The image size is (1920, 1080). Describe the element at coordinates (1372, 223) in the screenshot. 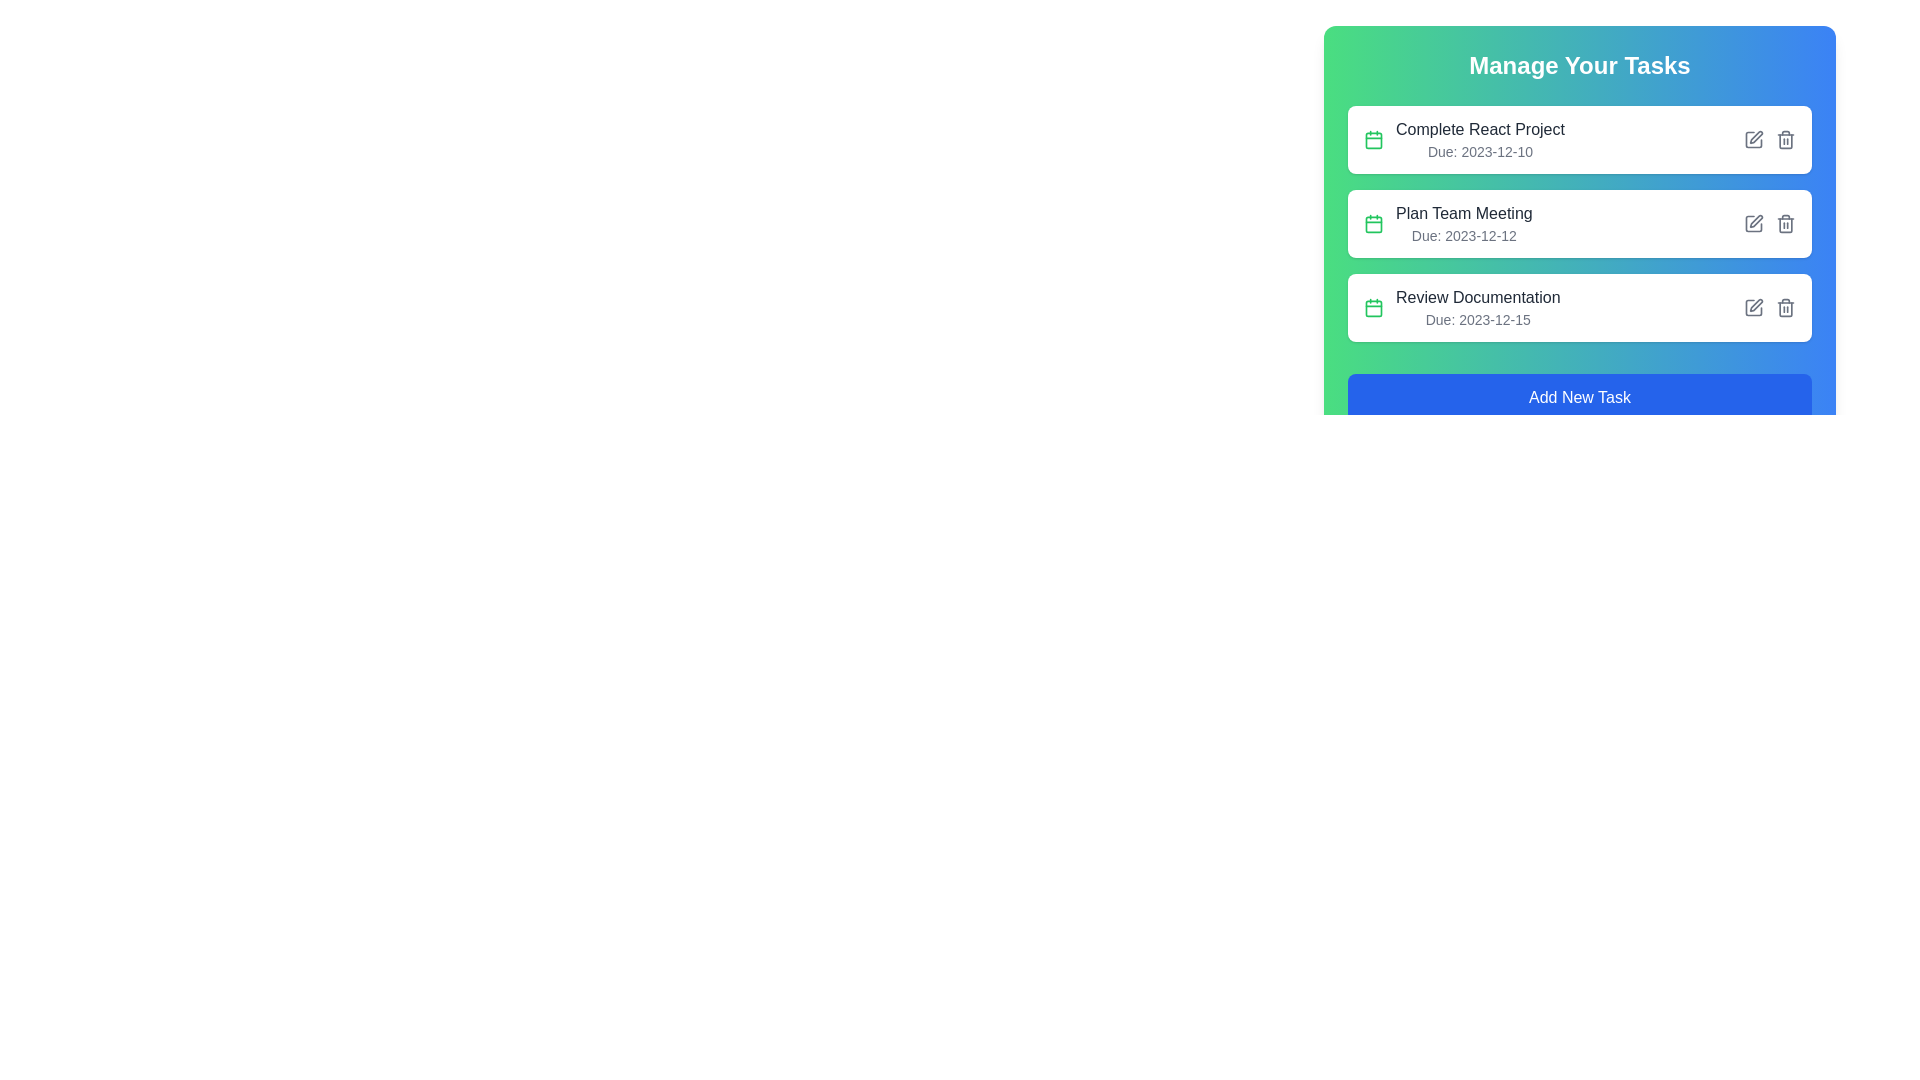

I see `the square with rounded corners, which is part of the calendar icon in the second task row of the task manager layout` at that location.